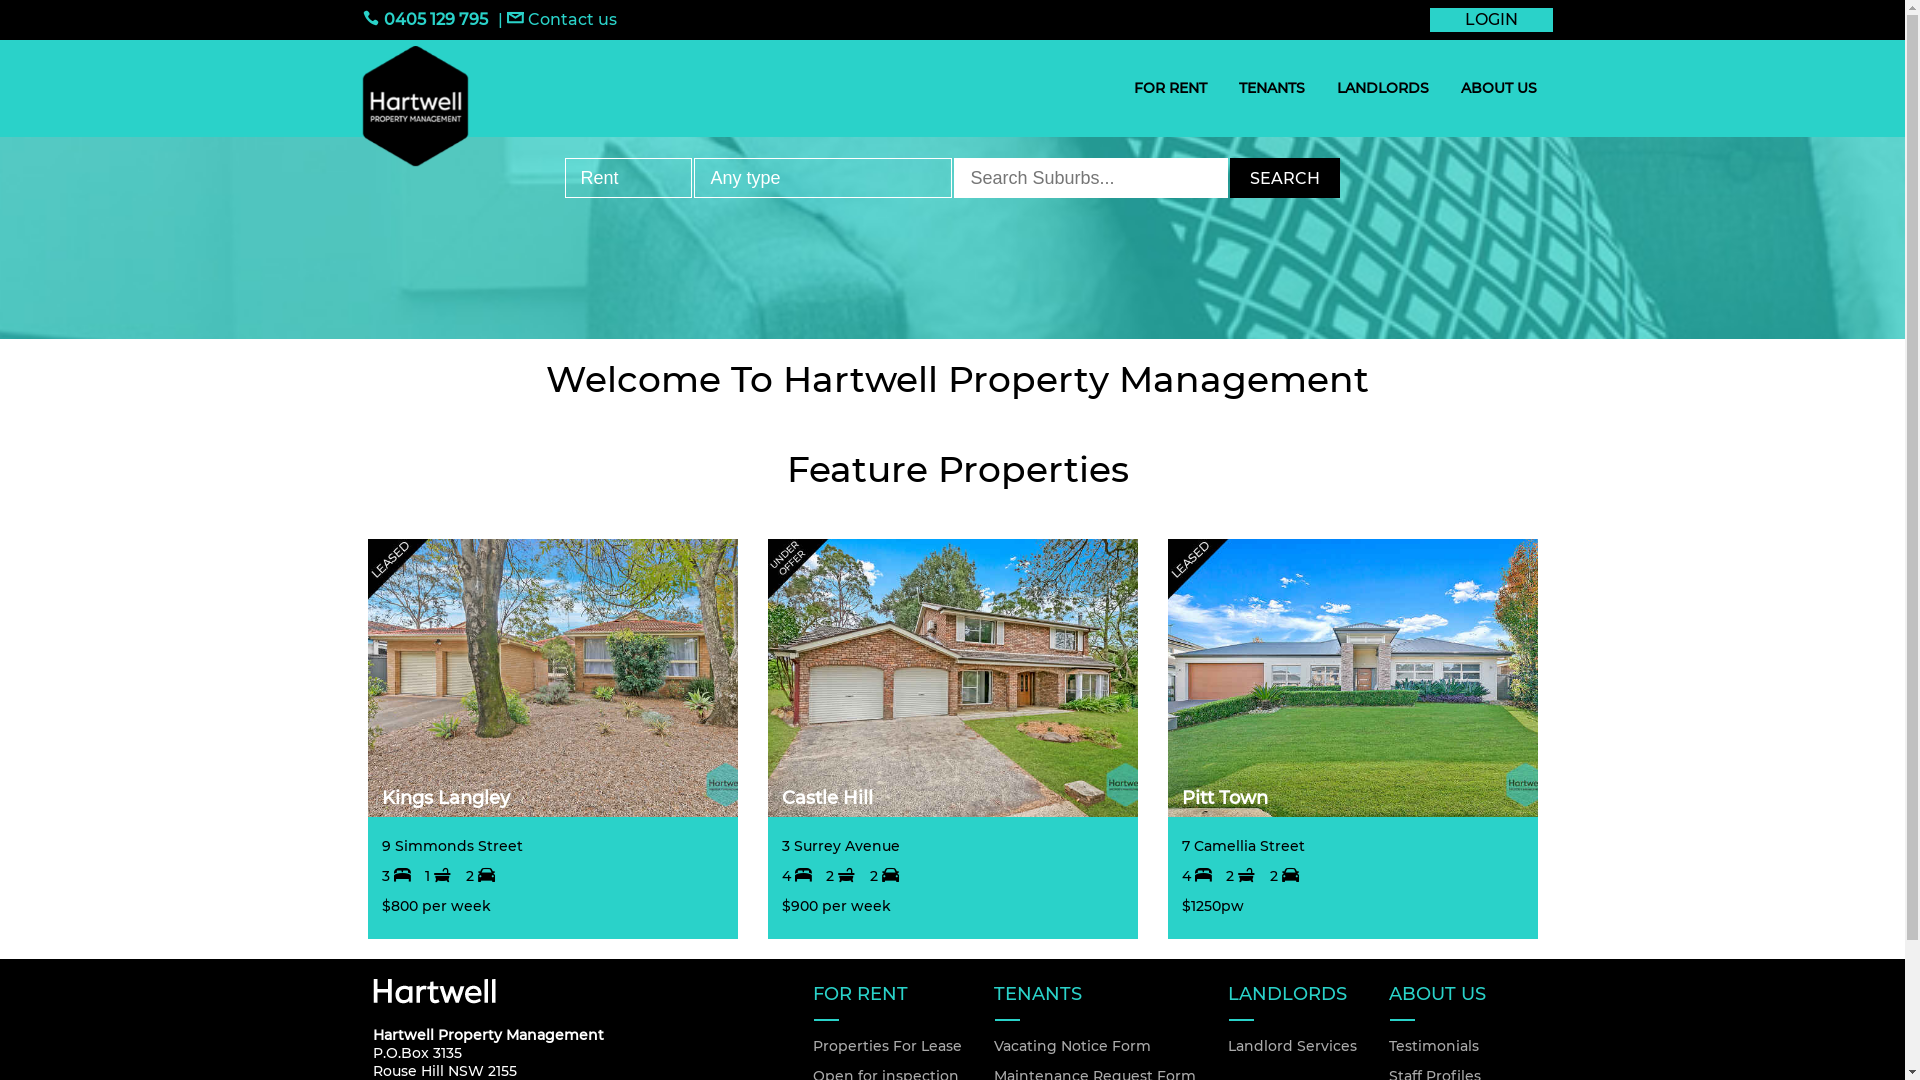  Describe the element at coordinates (560, 19) in the screenshot. I see `'Contact us'` at that location.